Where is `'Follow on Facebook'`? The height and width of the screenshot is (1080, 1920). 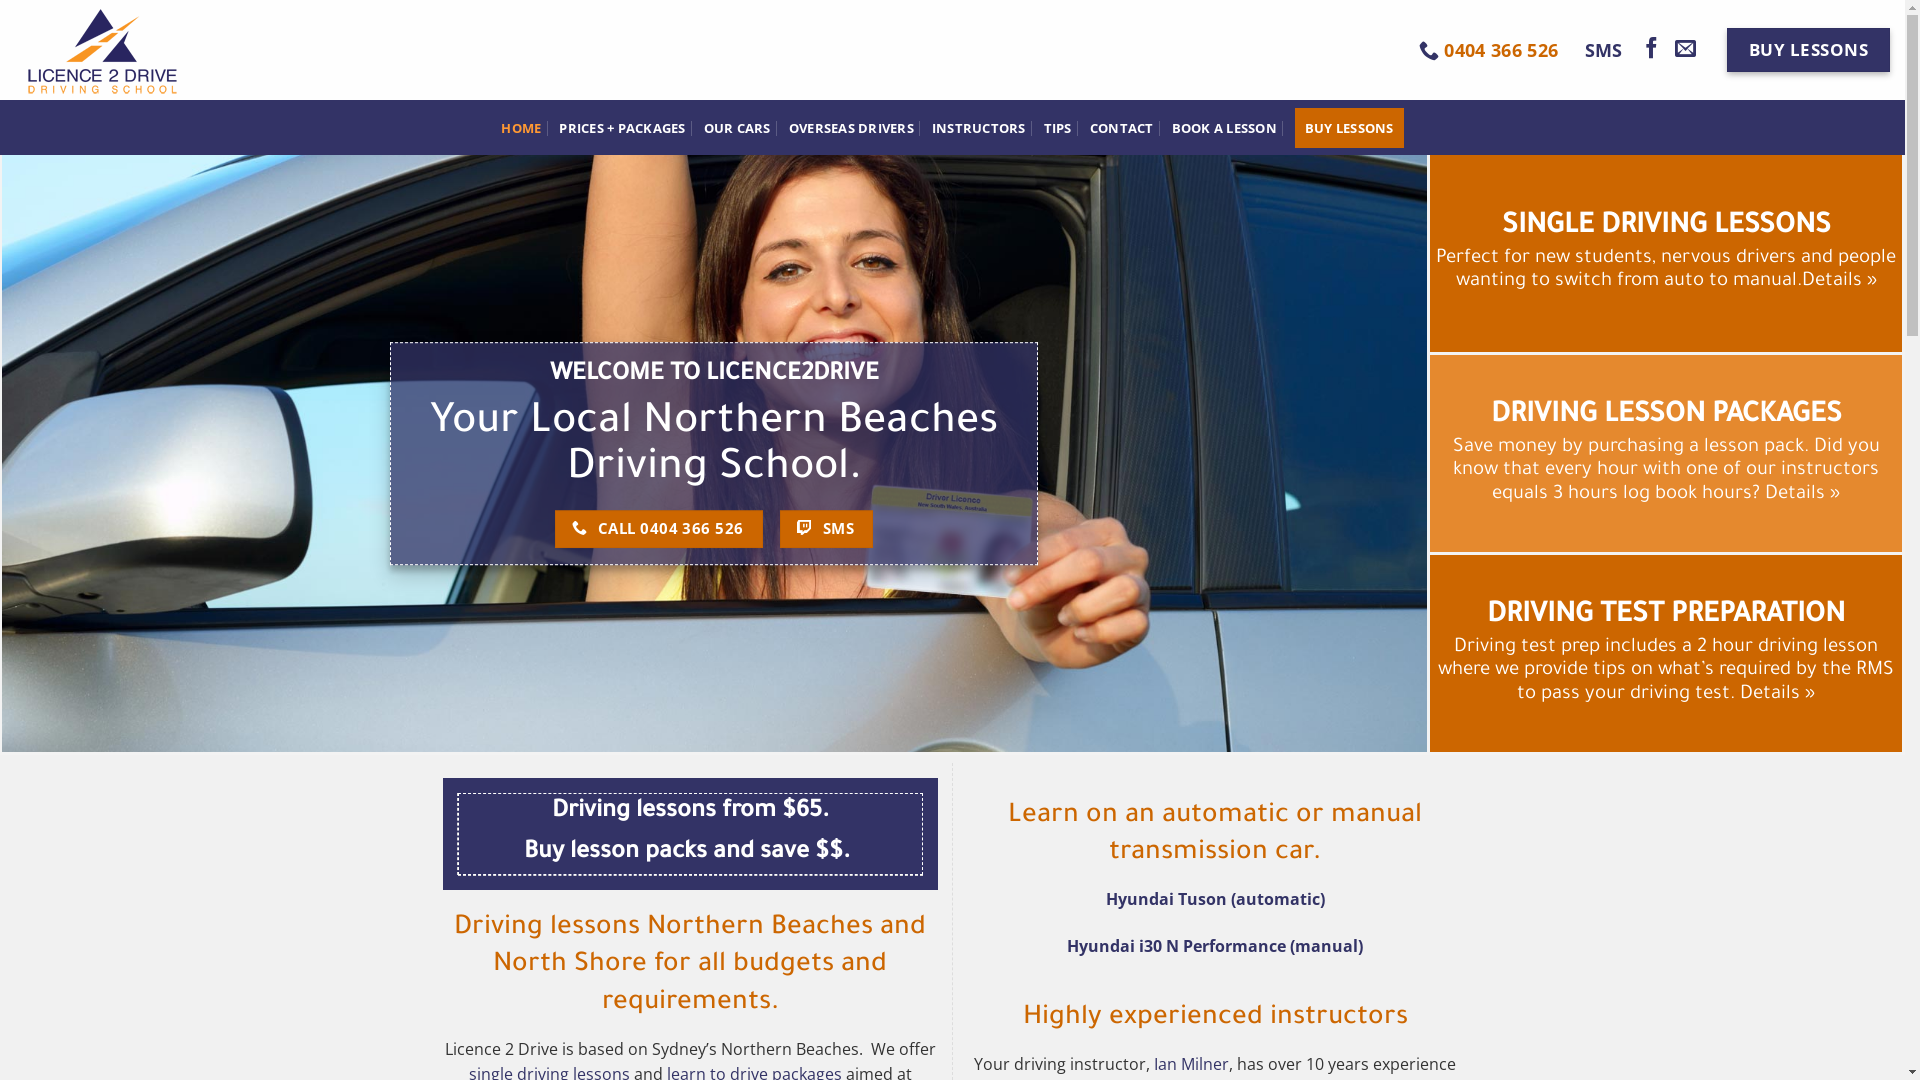 'Follow on Facebook' is located at coordinates (1651, 48).